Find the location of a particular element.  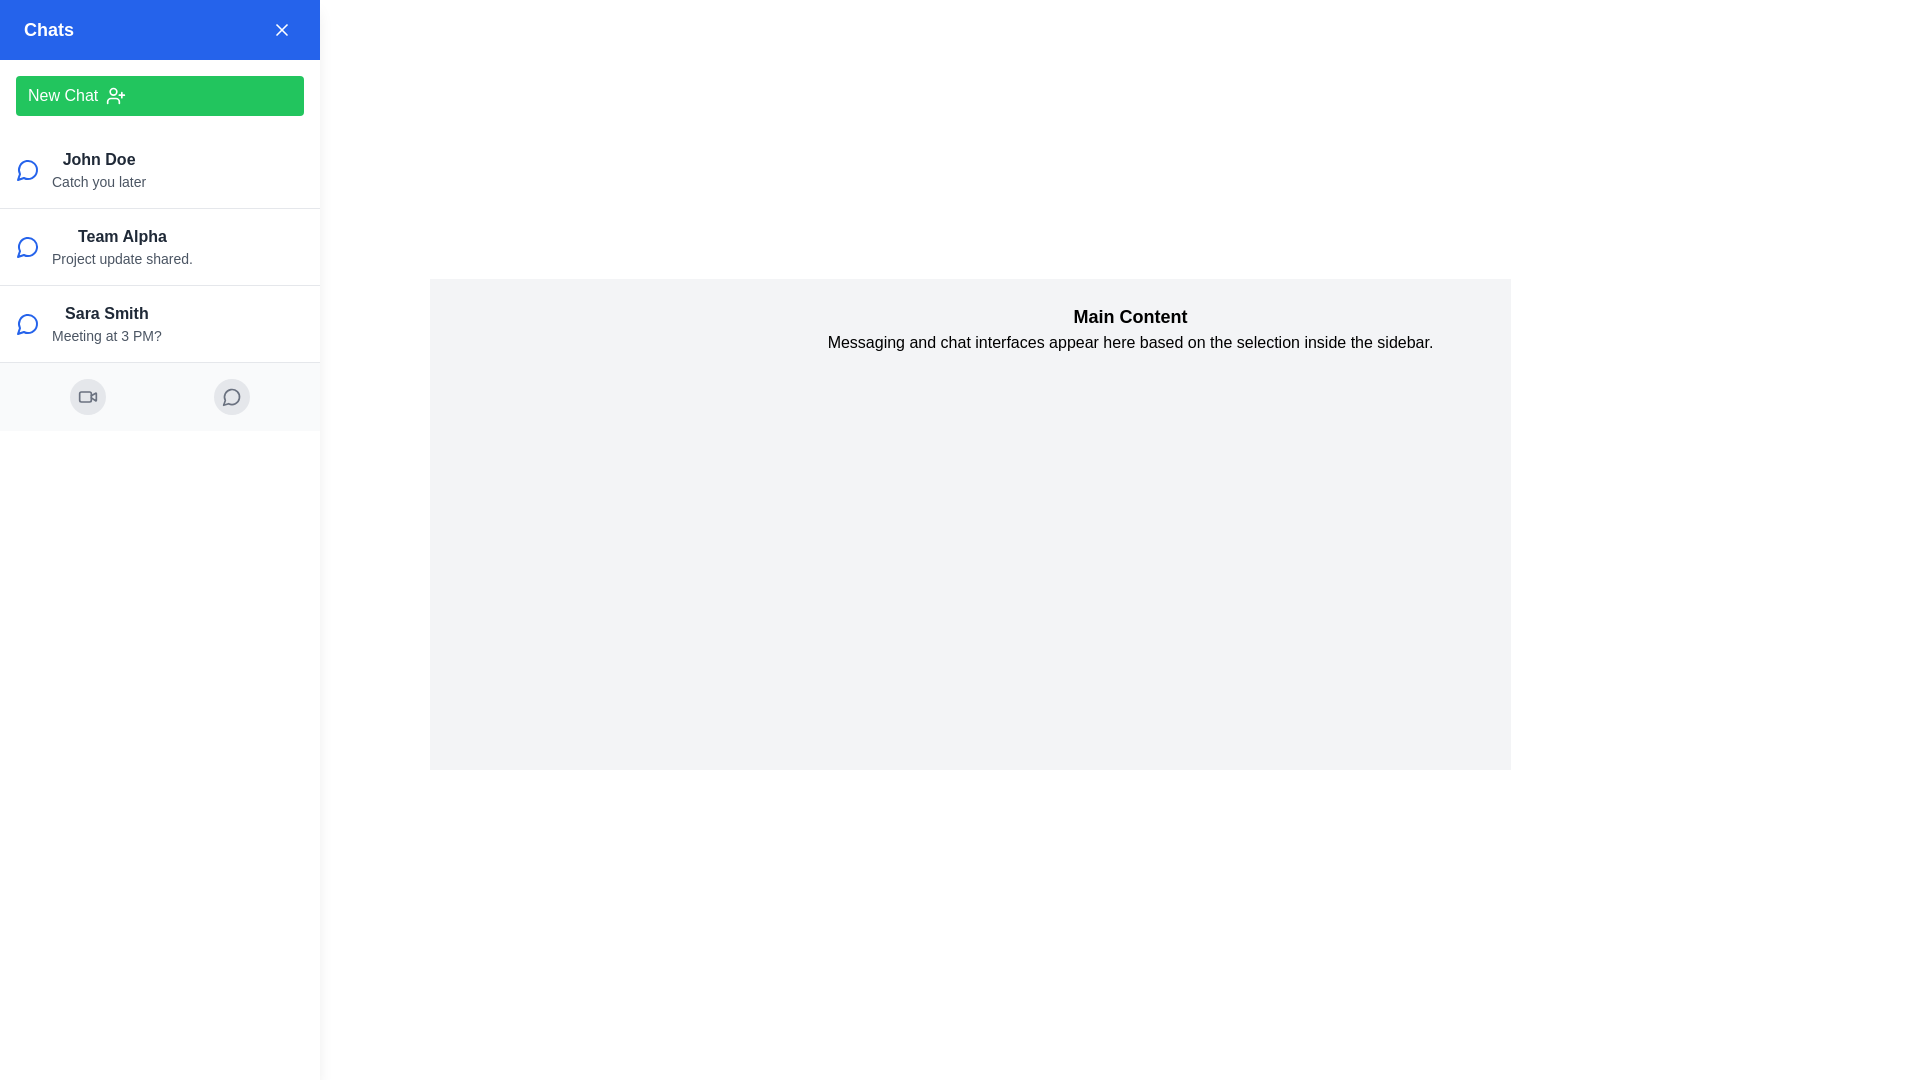

the circular button with a video camera icon located in the footer section at the bottom of the sidebar is located at coordinates (86, 397).